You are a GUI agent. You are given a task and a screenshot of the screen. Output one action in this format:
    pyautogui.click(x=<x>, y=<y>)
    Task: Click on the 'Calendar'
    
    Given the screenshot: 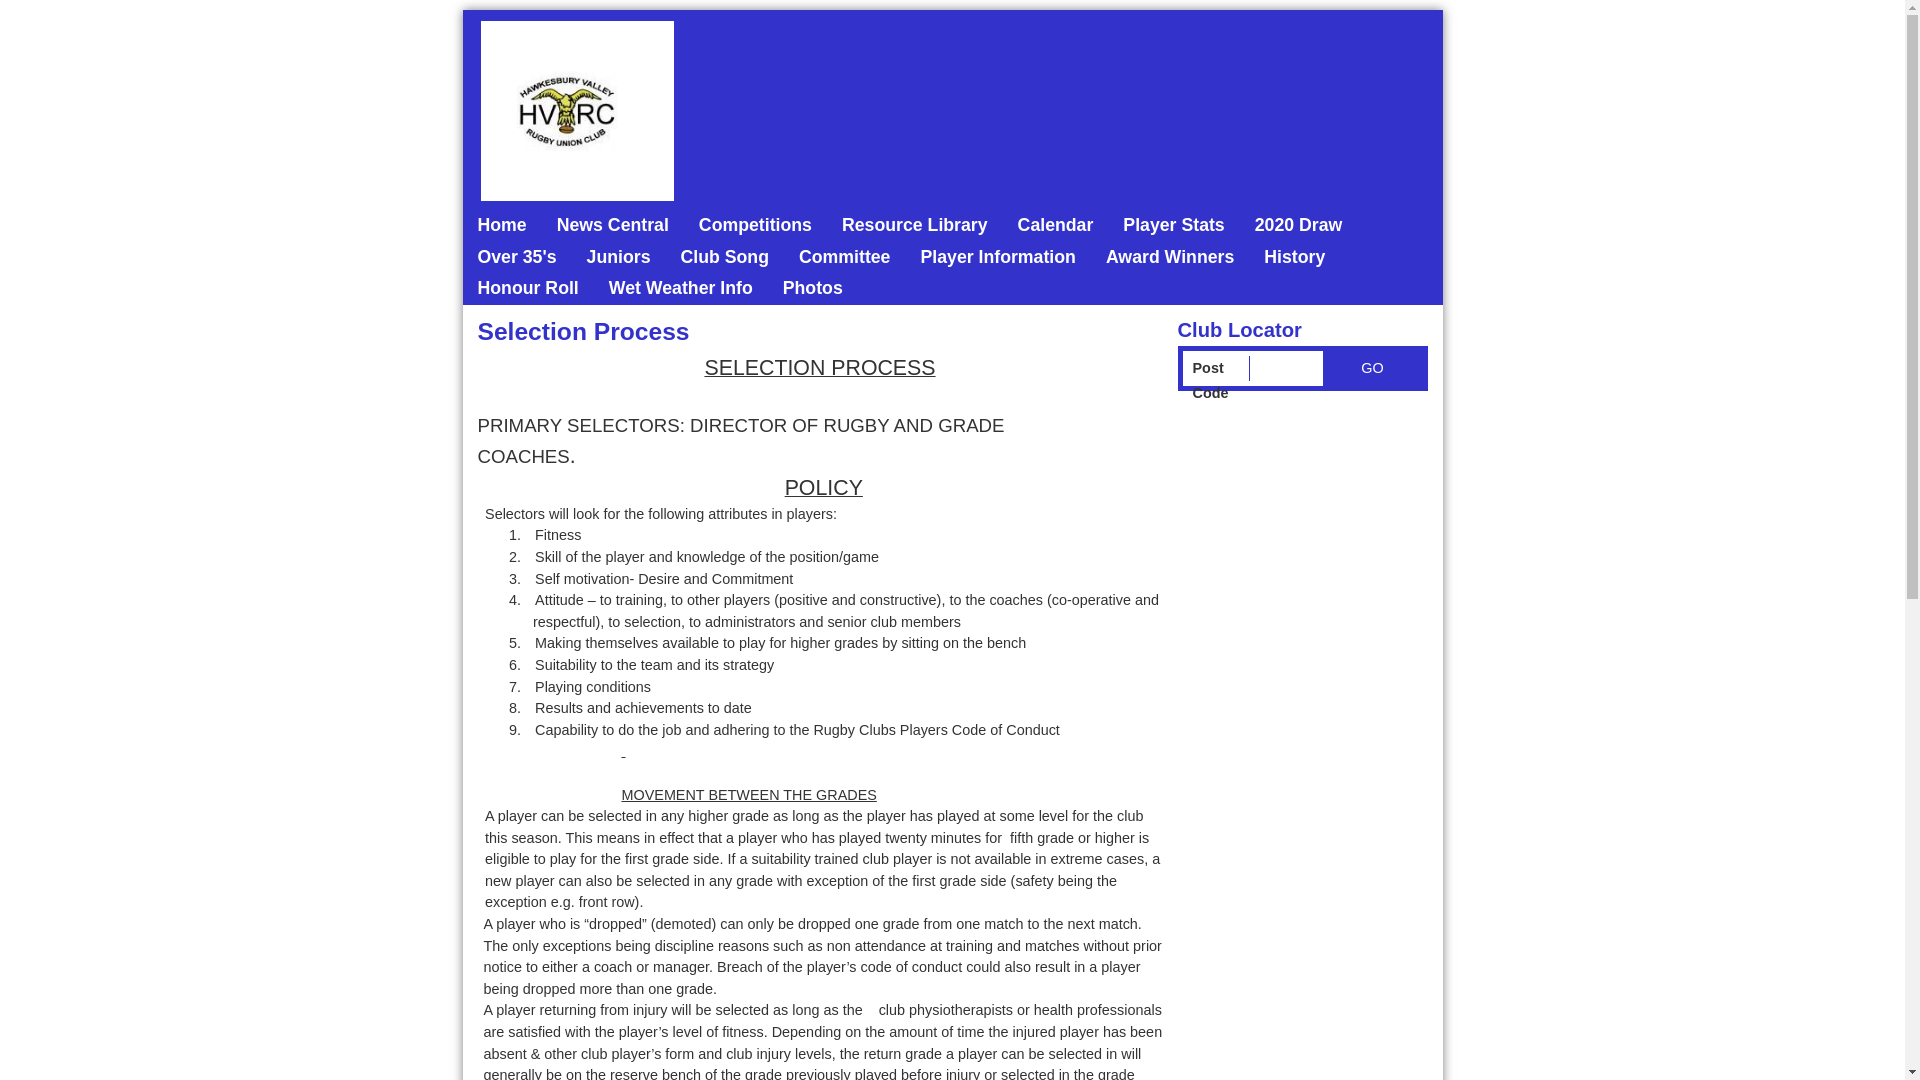 What is the action you would take?
    pyautogui.click(x=1055, y=225)
    